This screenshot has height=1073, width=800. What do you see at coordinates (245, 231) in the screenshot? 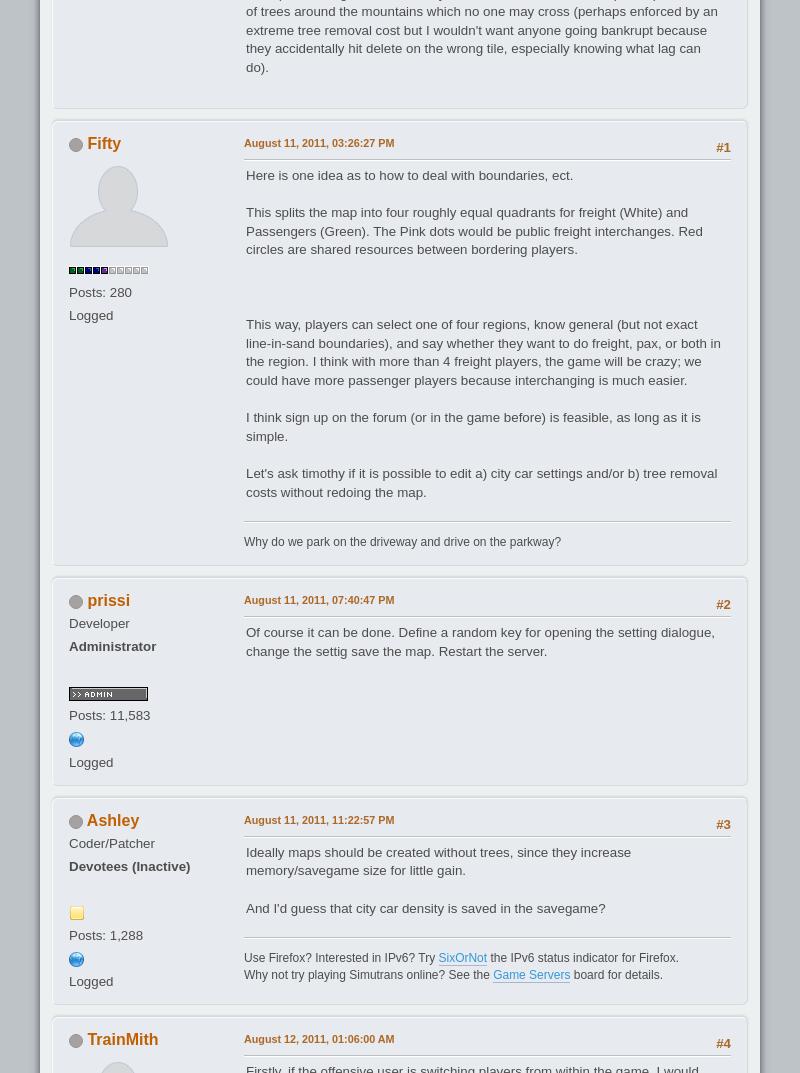
I see `'This splits the map into four roughly equal quadrants for freight (White) and Passengers (Green). The Pink dots would be public freight interchanges. Red circles are shared resources between bordering players.'` at bounding box center [245, 231].